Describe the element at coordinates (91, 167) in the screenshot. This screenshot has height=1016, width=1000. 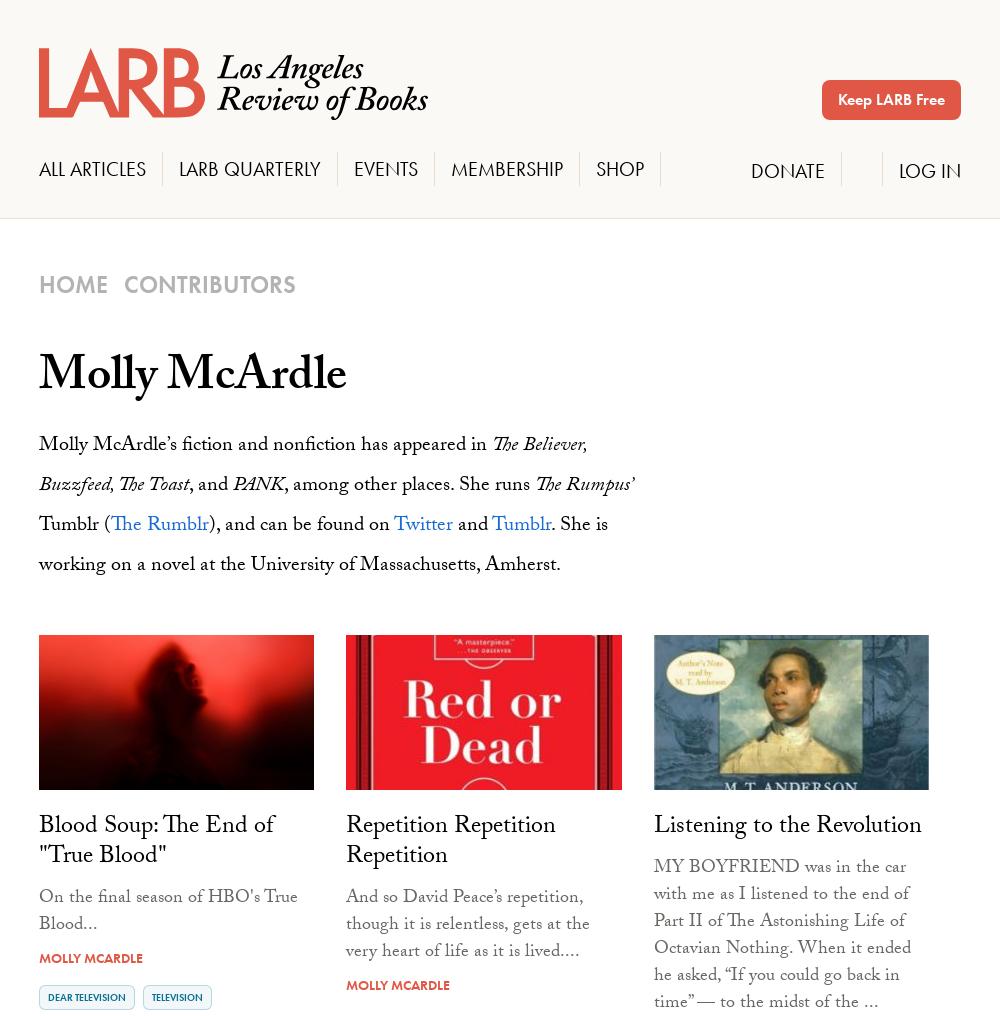
I see `'All Articles'` at that location.